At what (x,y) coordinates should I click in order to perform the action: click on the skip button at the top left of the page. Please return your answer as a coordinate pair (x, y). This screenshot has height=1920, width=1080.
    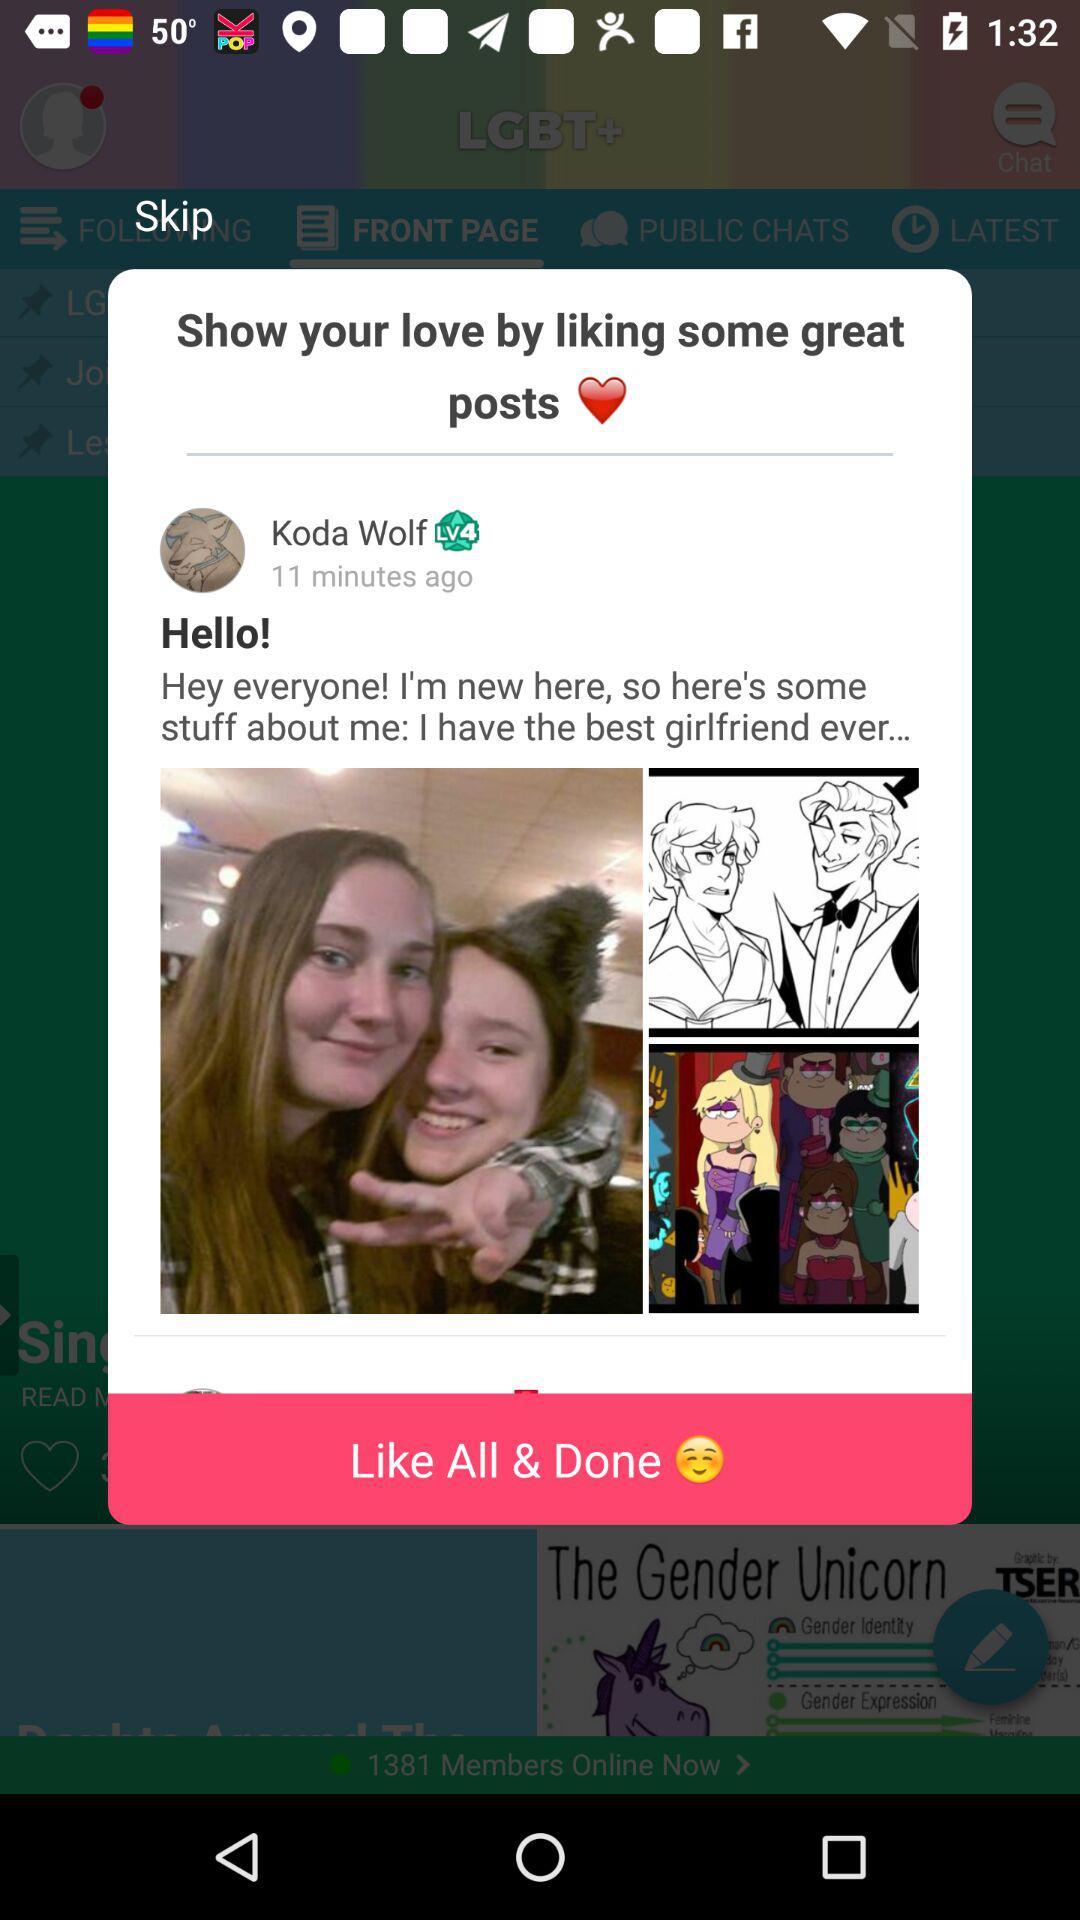
    Looking at the image, I should click on (172, 214).